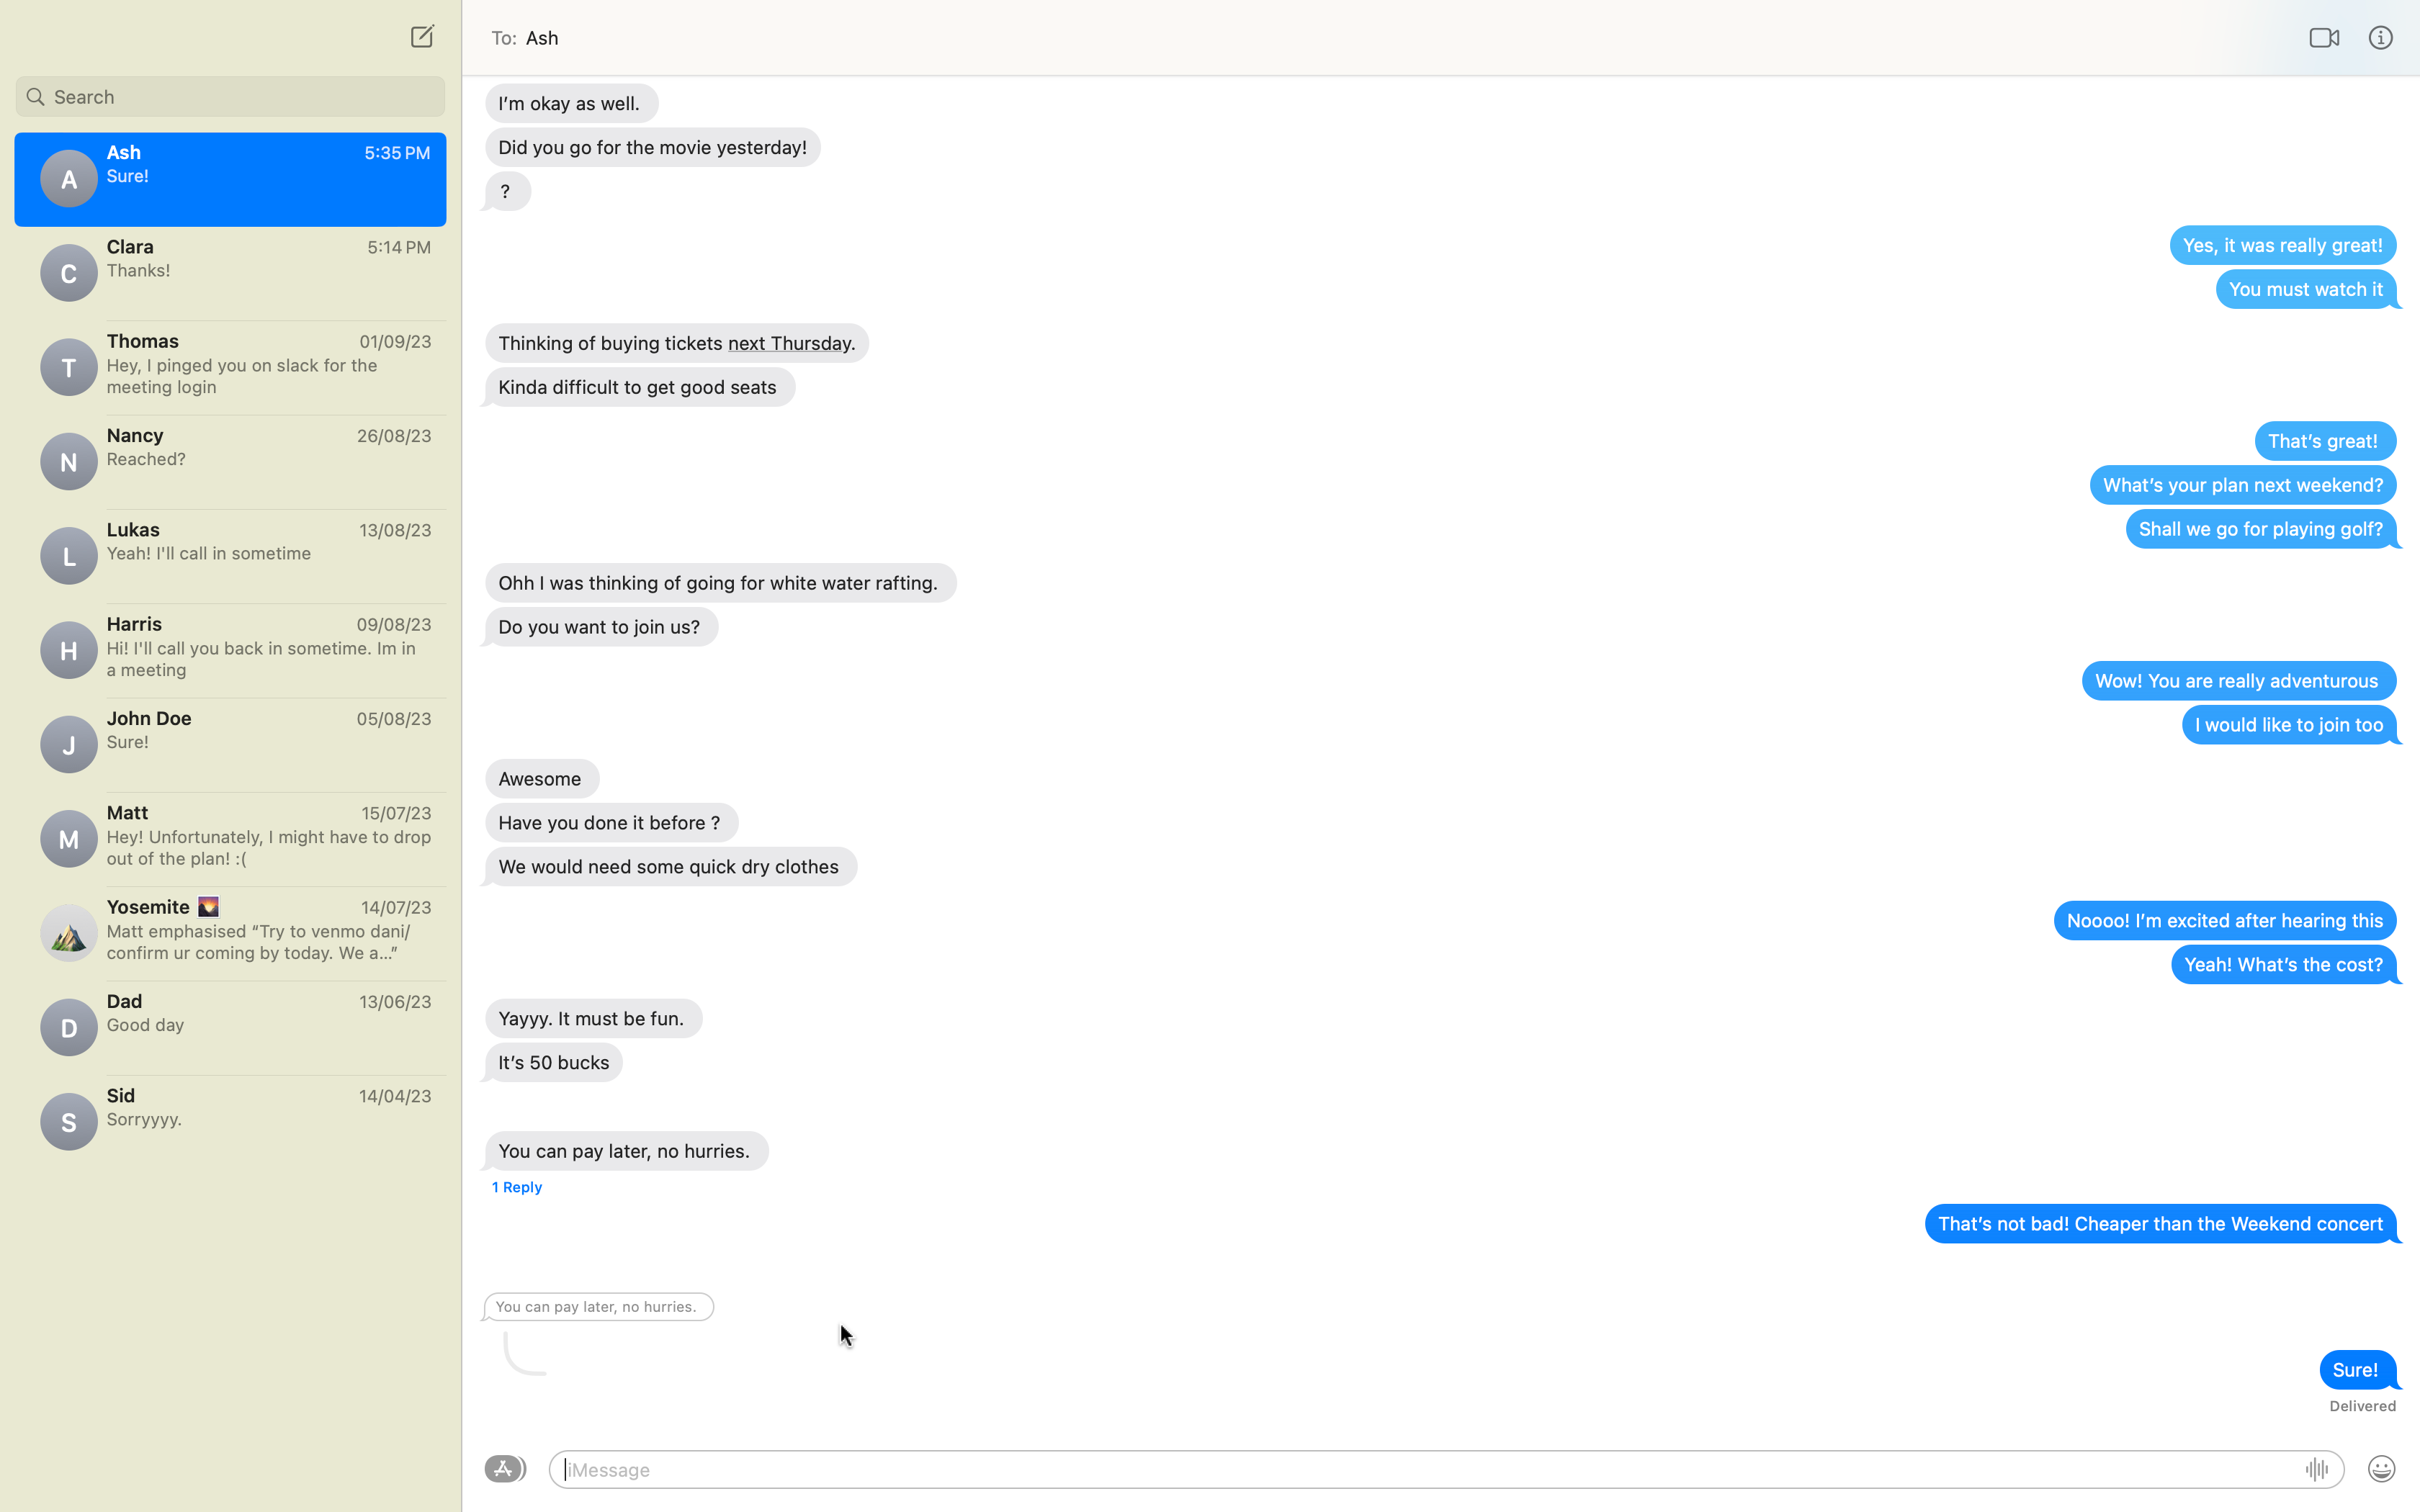 This screenshot has height=1512, width=2420. Describe the element at coordinates (2283, 964) in the screenshot. I see `Activate the right-click options for the message "Yeah, what"s the cost?` at that location.